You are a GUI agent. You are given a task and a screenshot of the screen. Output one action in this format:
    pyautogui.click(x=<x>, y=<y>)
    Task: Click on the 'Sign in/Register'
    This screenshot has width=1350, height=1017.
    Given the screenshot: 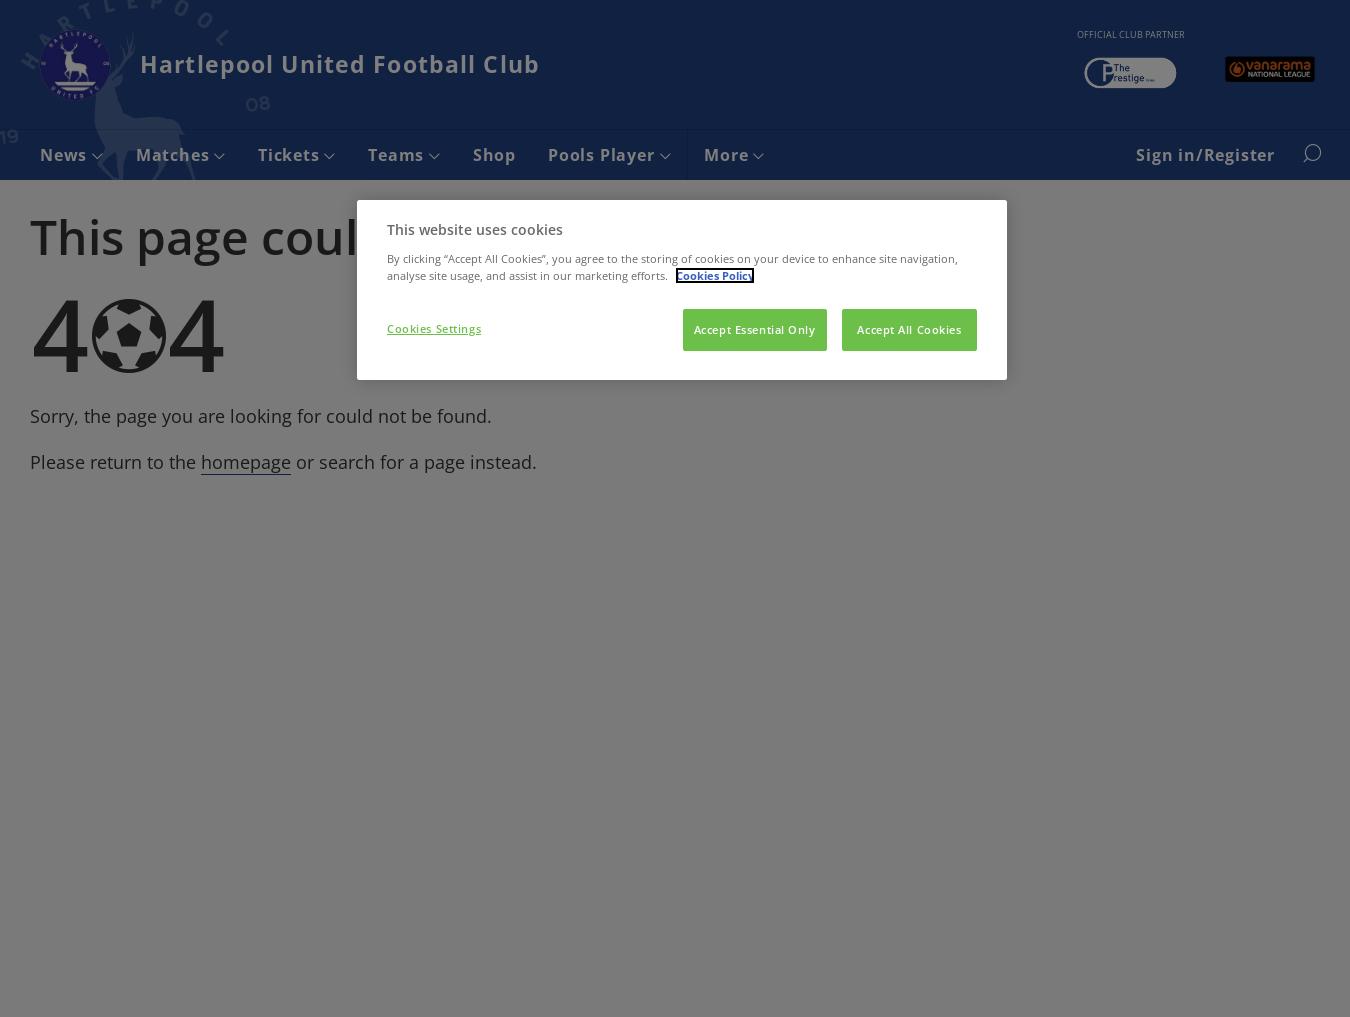 What is the action you would take?
    pyautogui.click(x=1204, y=153)
    